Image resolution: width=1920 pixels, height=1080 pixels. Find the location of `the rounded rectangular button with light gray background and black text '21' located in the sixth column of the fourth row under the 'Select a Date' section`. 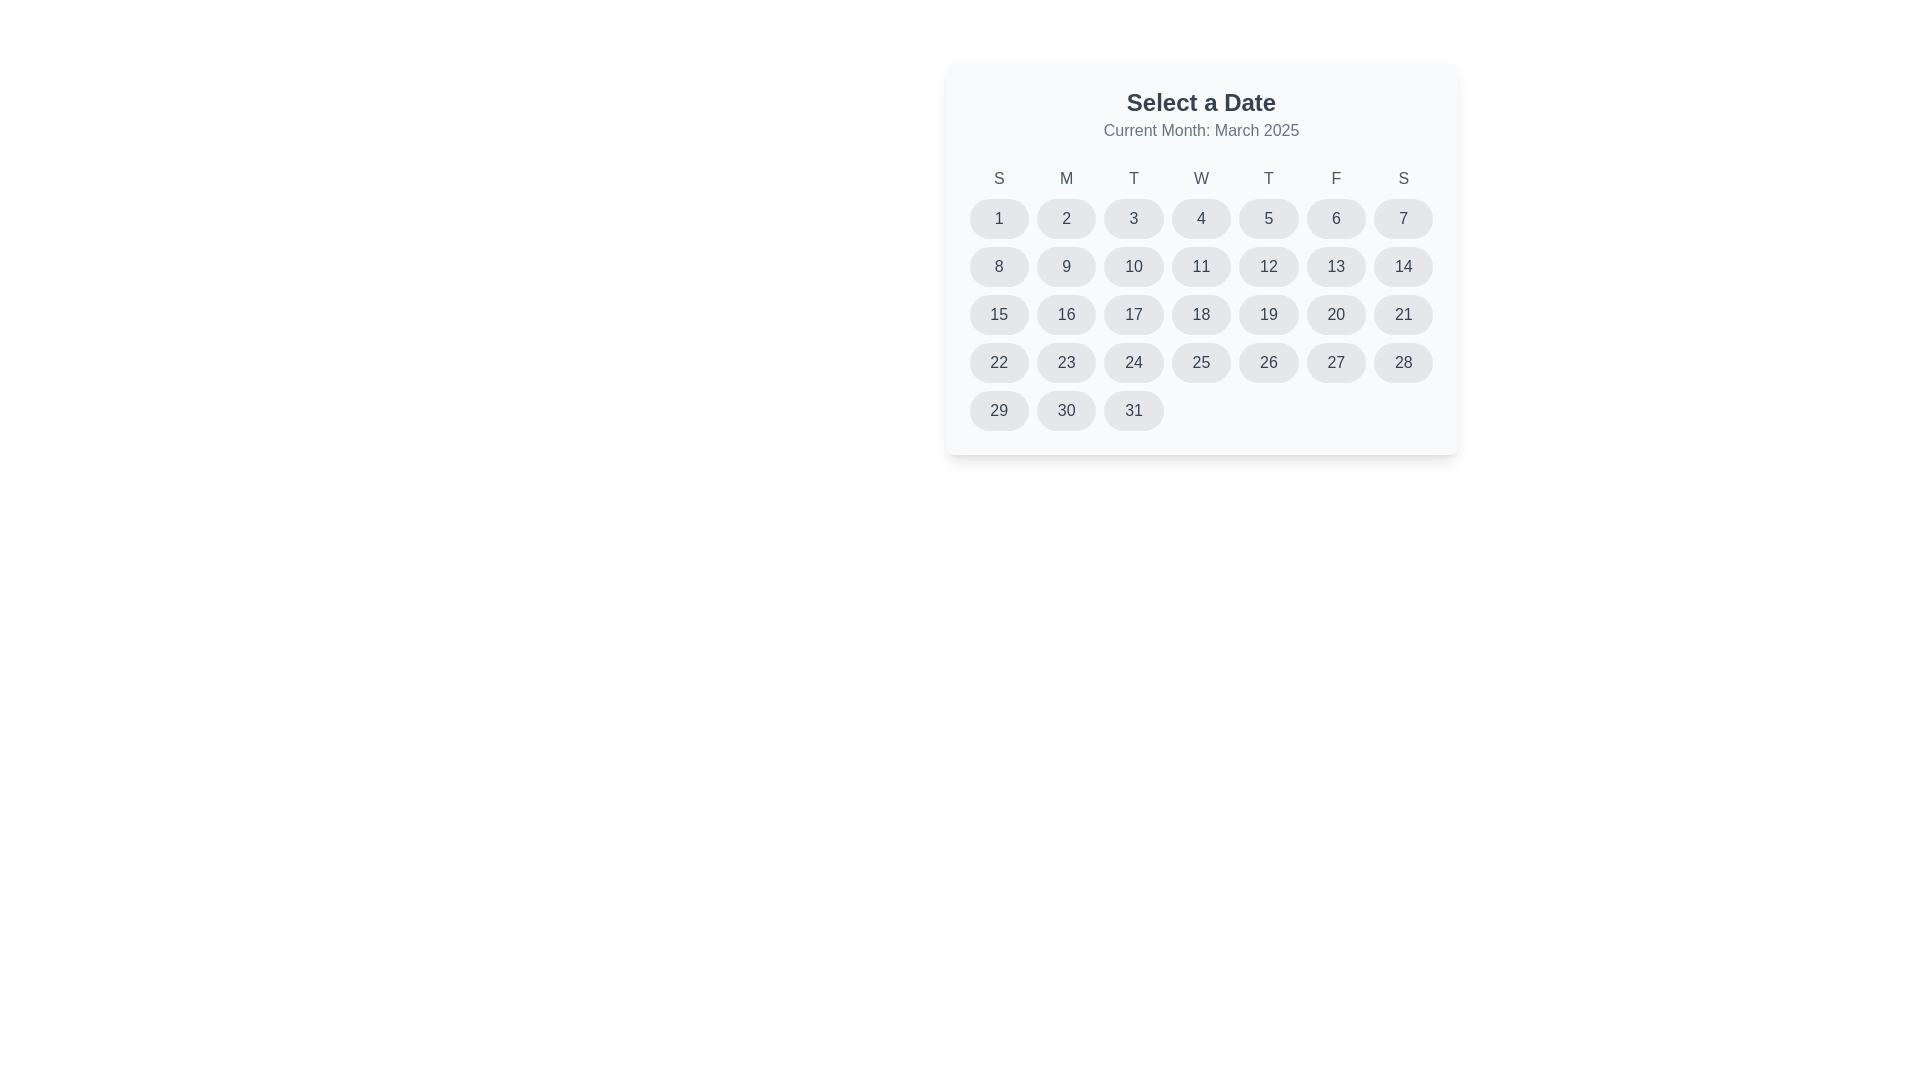

the rounded rectangular button with light gray background and black text '21' located in the sixth column of the fourth row under the 'Select a Date' section is located at coordinates (1402, 315).